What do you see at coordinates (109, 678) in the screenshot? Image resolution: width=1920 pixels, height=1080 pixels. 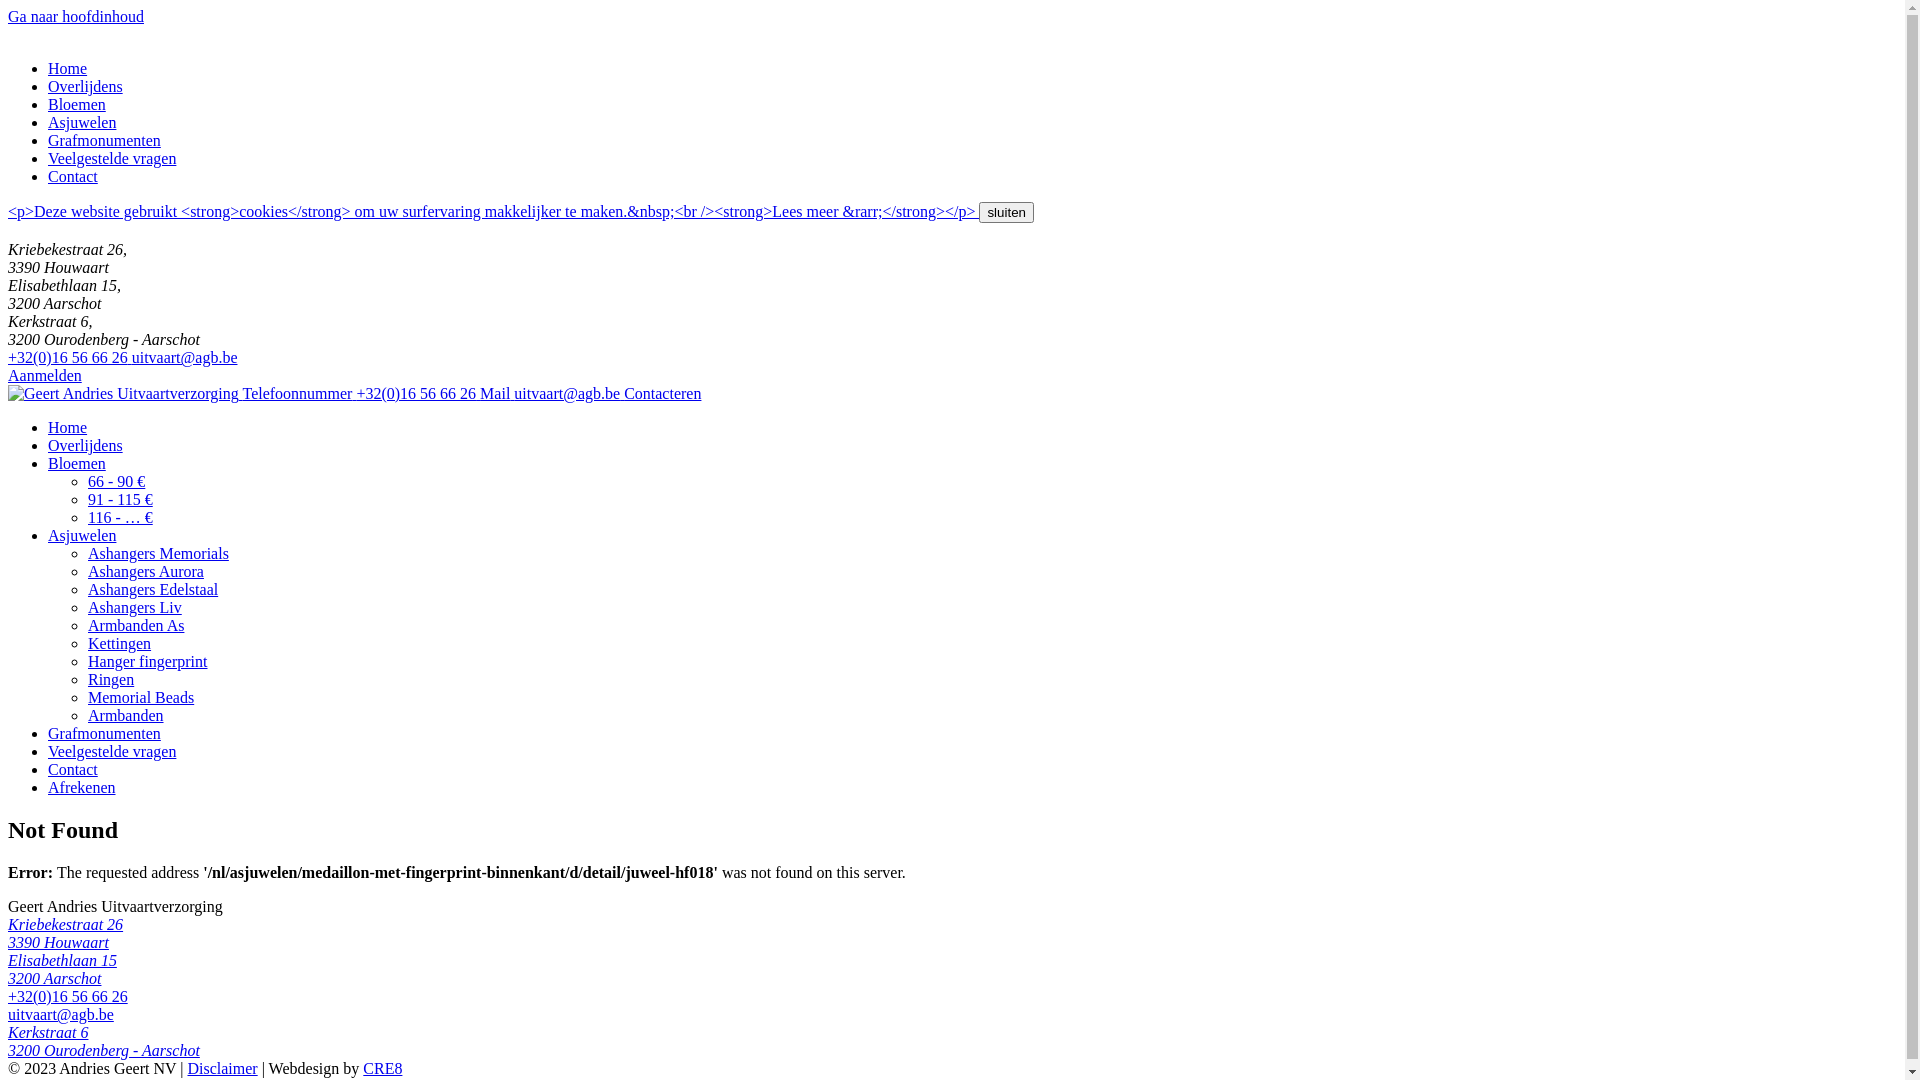 I see `'Ringen'` at bounding box center [109, 678].